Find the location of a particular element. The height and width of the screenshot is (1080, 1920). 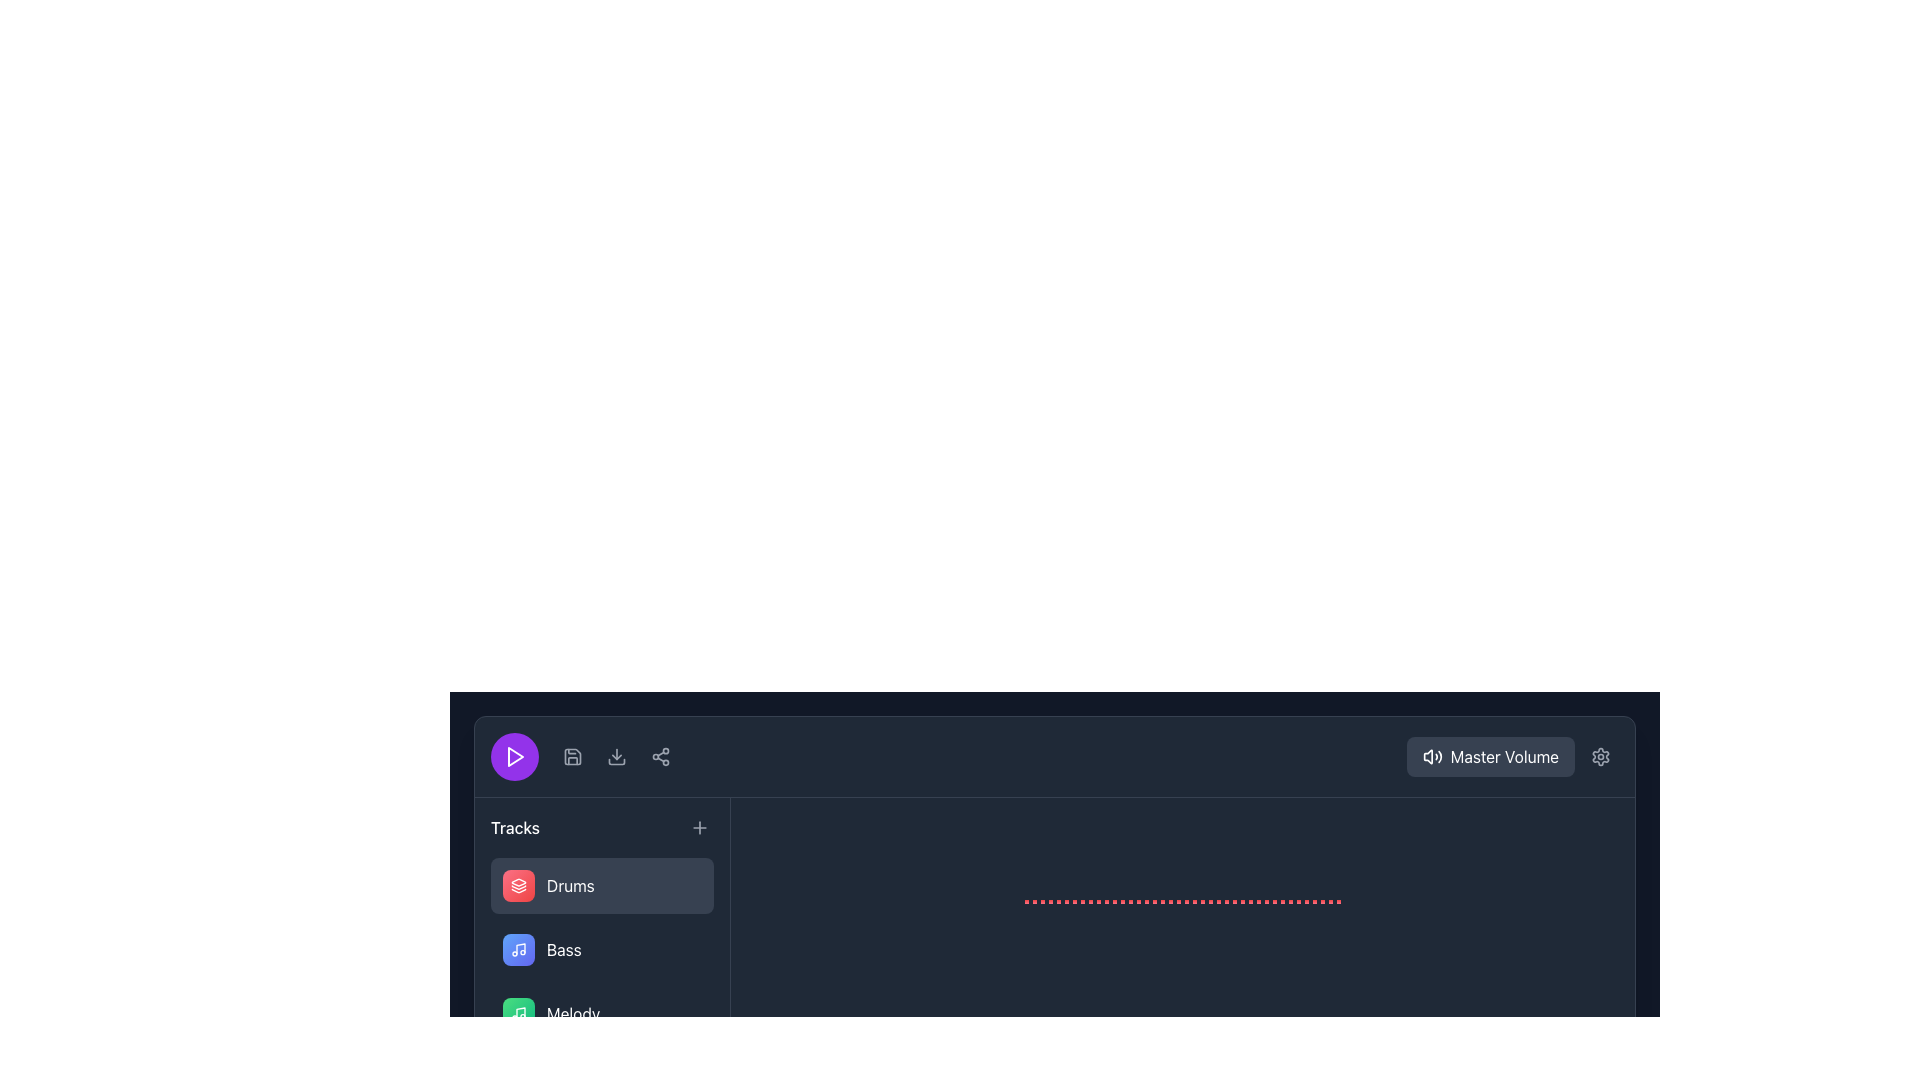

the share button, which is the third button from the left in a row of interactive elements at the top-right corner of the interface, featuring a rounded gray background and a light gray share icon is located at coordinates (661, 756).